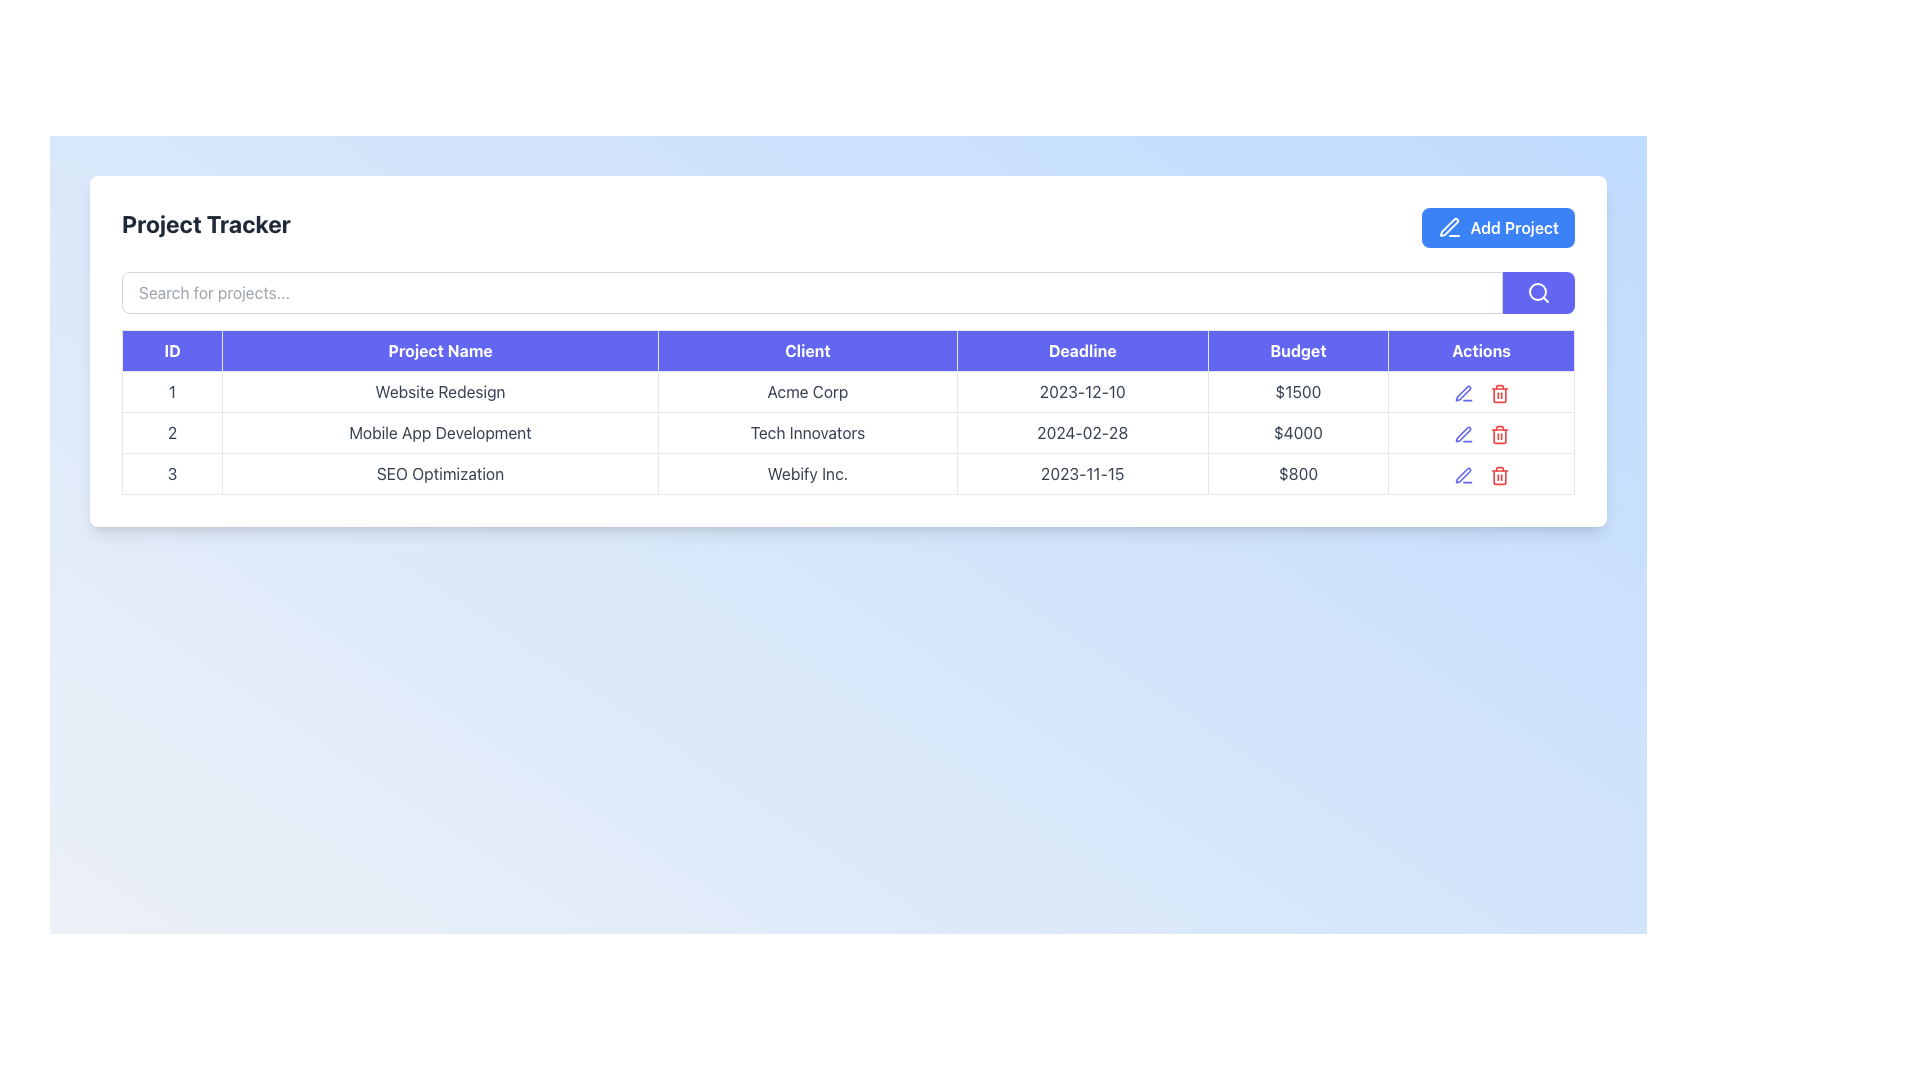  Describe the element at coordinates (1081, 350) in the screenshot. I see `the Table Header indicating deadlines, which is located between the 'Client' and 'Budget' columns in the upper-middle region of the table` at that location.